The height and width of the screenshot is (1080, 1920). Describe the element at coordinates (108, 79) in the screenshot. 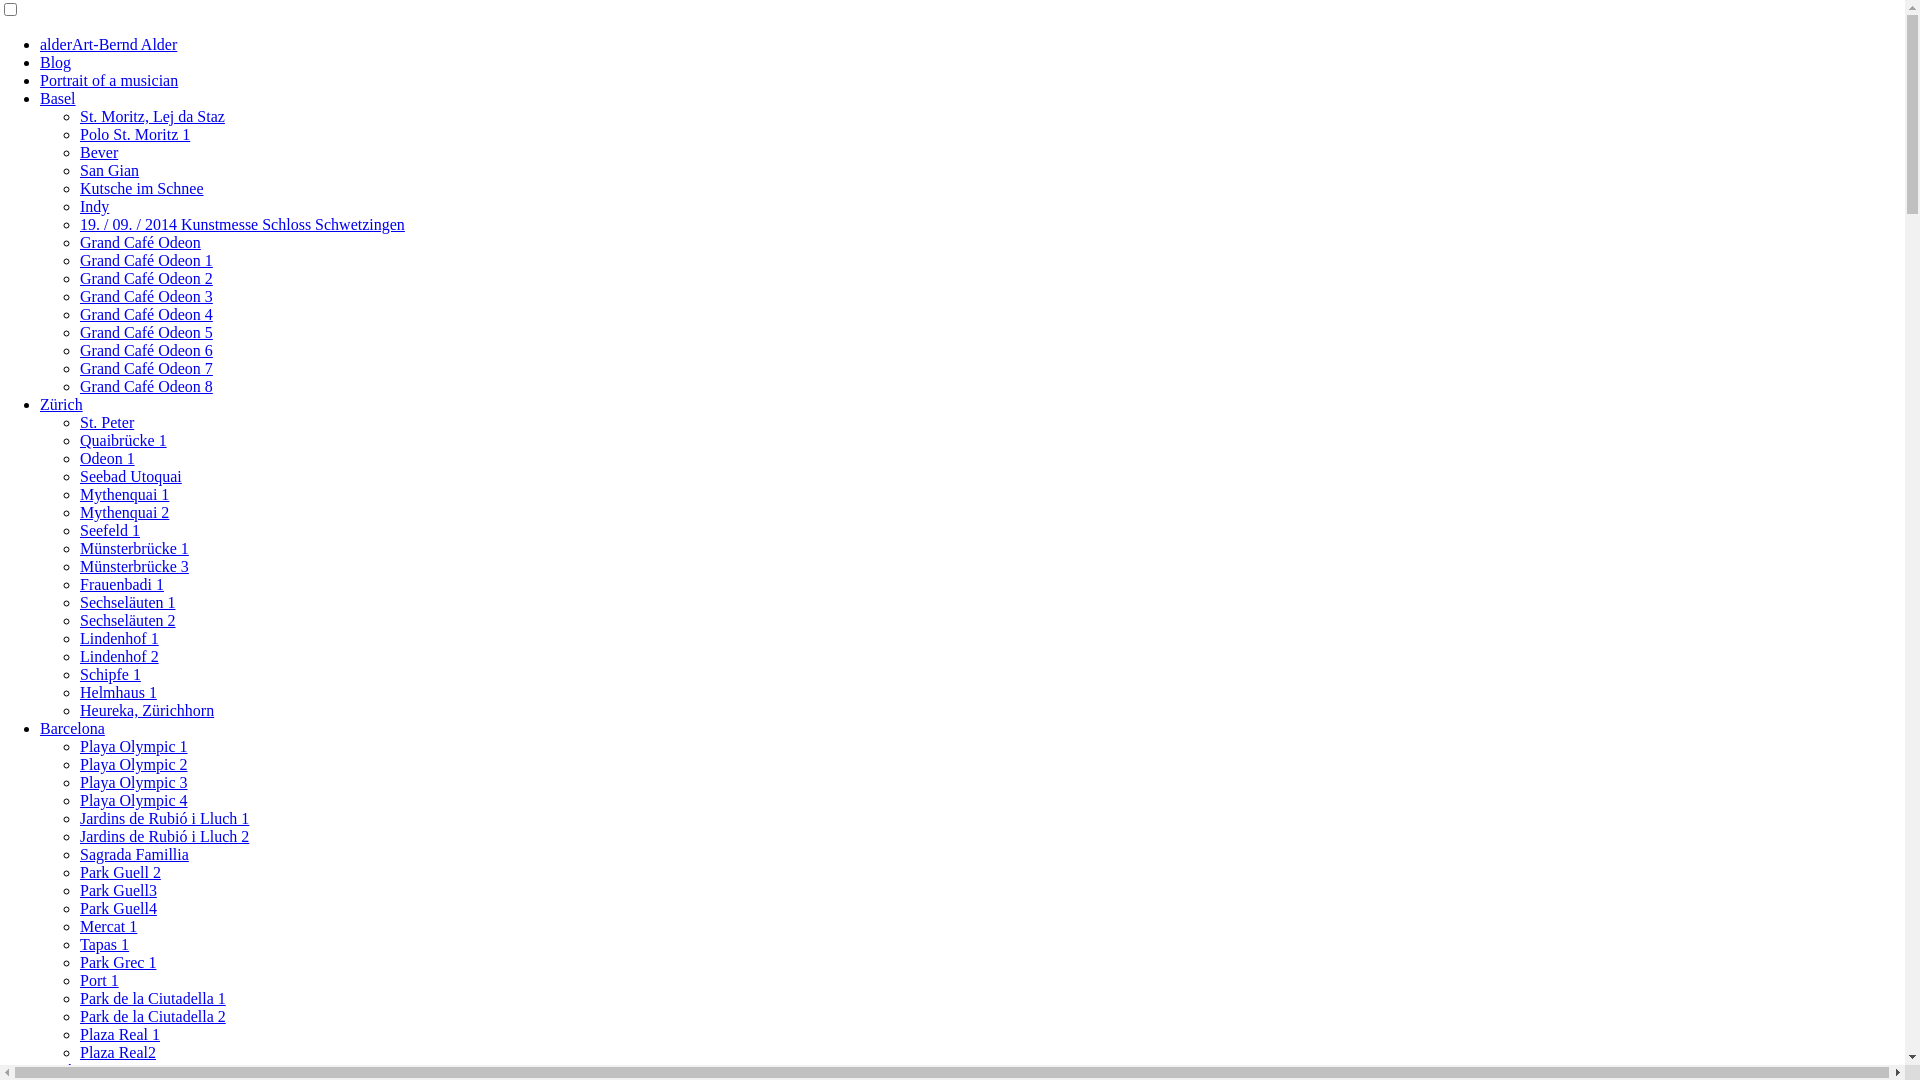

I see `'Portrait of a musician'` at that location.